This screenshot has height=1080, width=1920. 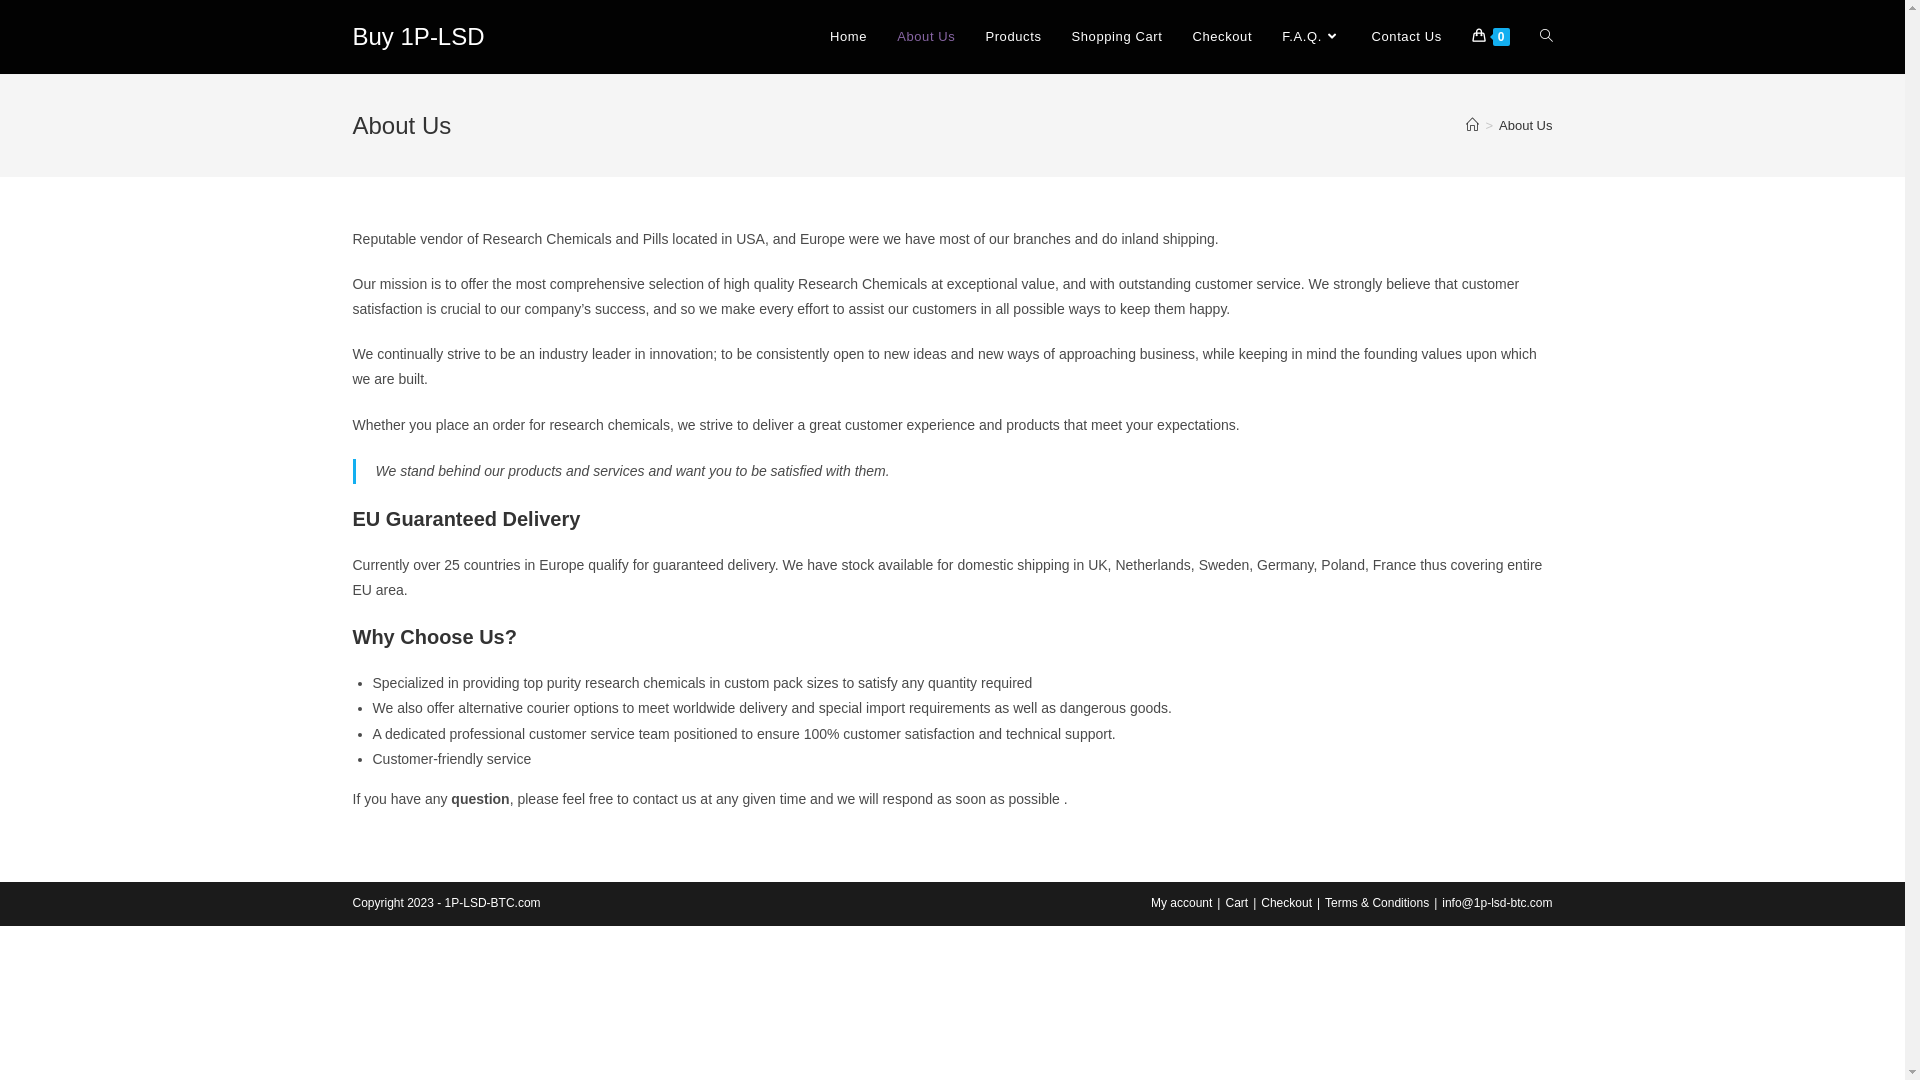 What do you see at coordinates (925, 37) in the screenshot?
I see `'About Us'` at bounding box center [925, 37].